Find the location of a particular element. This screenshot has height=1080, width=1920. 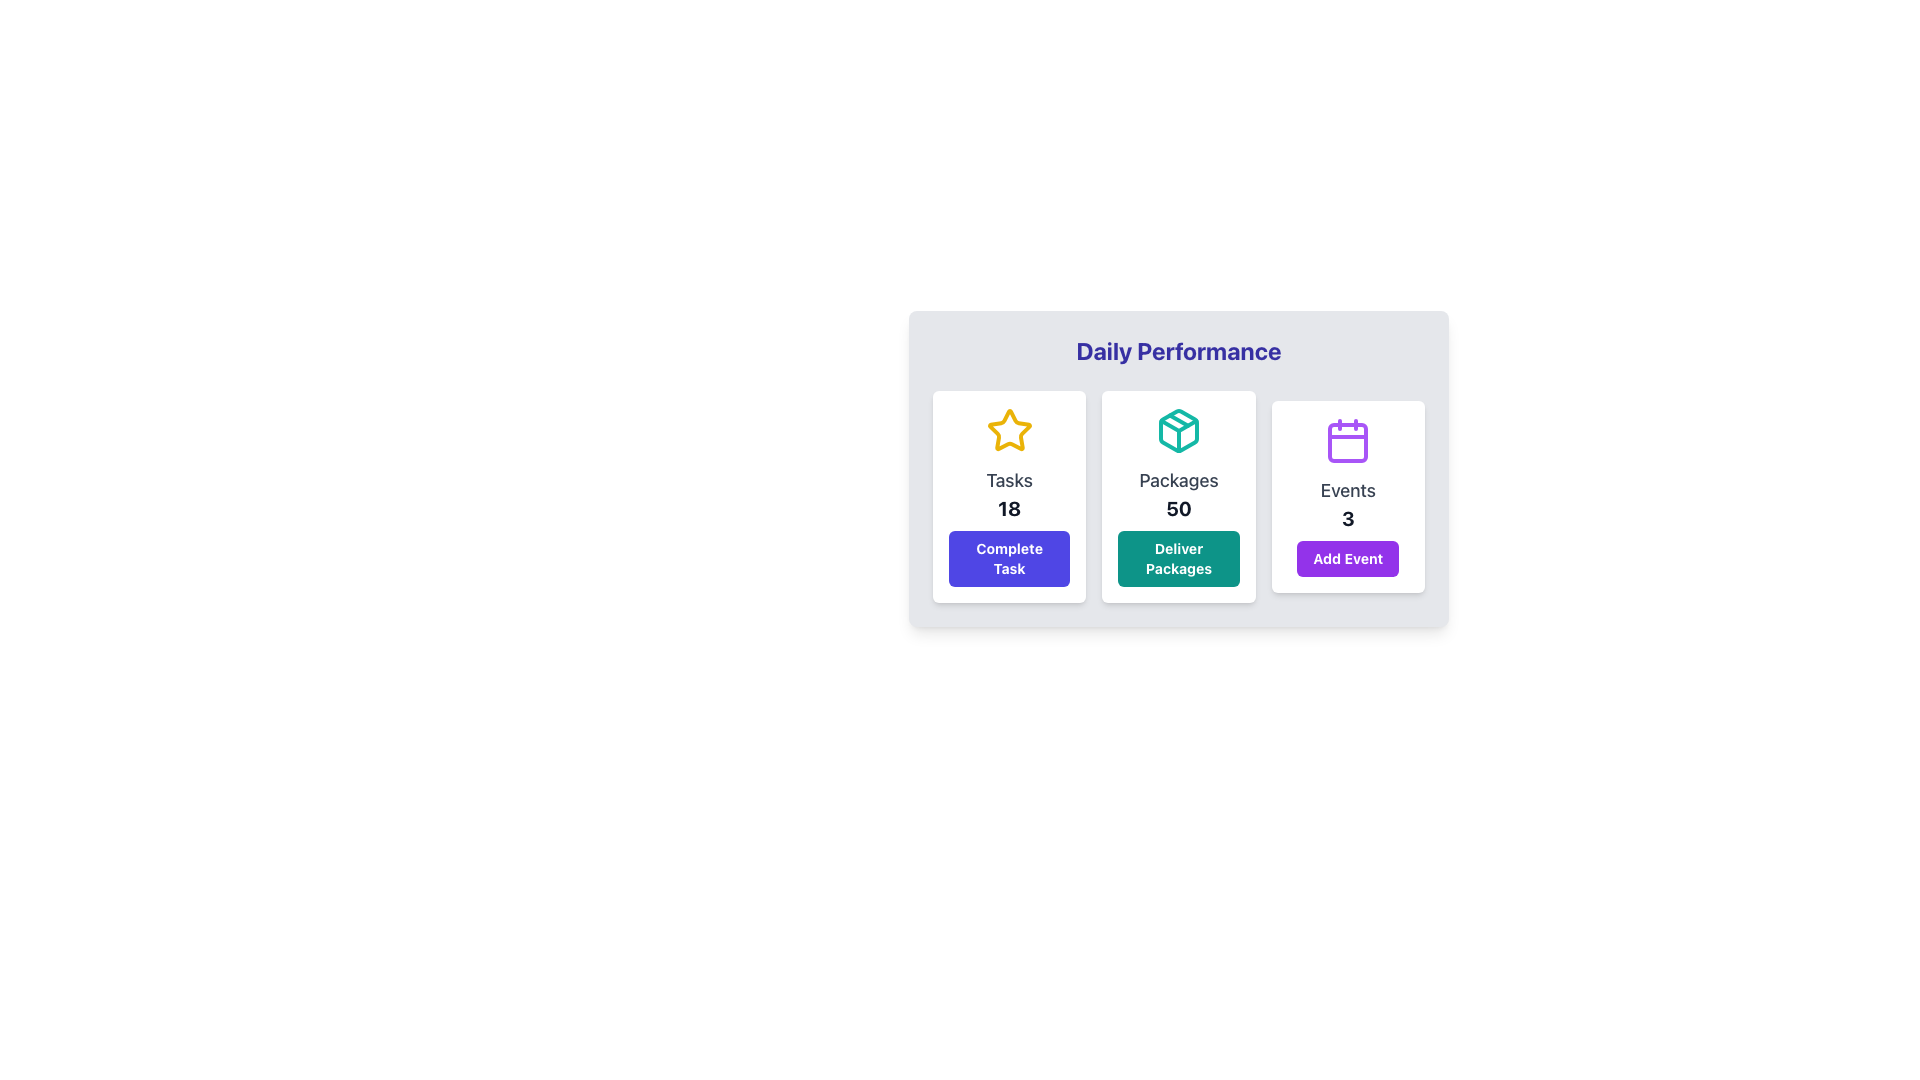

the Text label that describes 'Events', located in the rightmost card of the 'Daily Performance' section, positioned below the calendar icon and above the numerical value '3' is located at coordinates (1348, 490).